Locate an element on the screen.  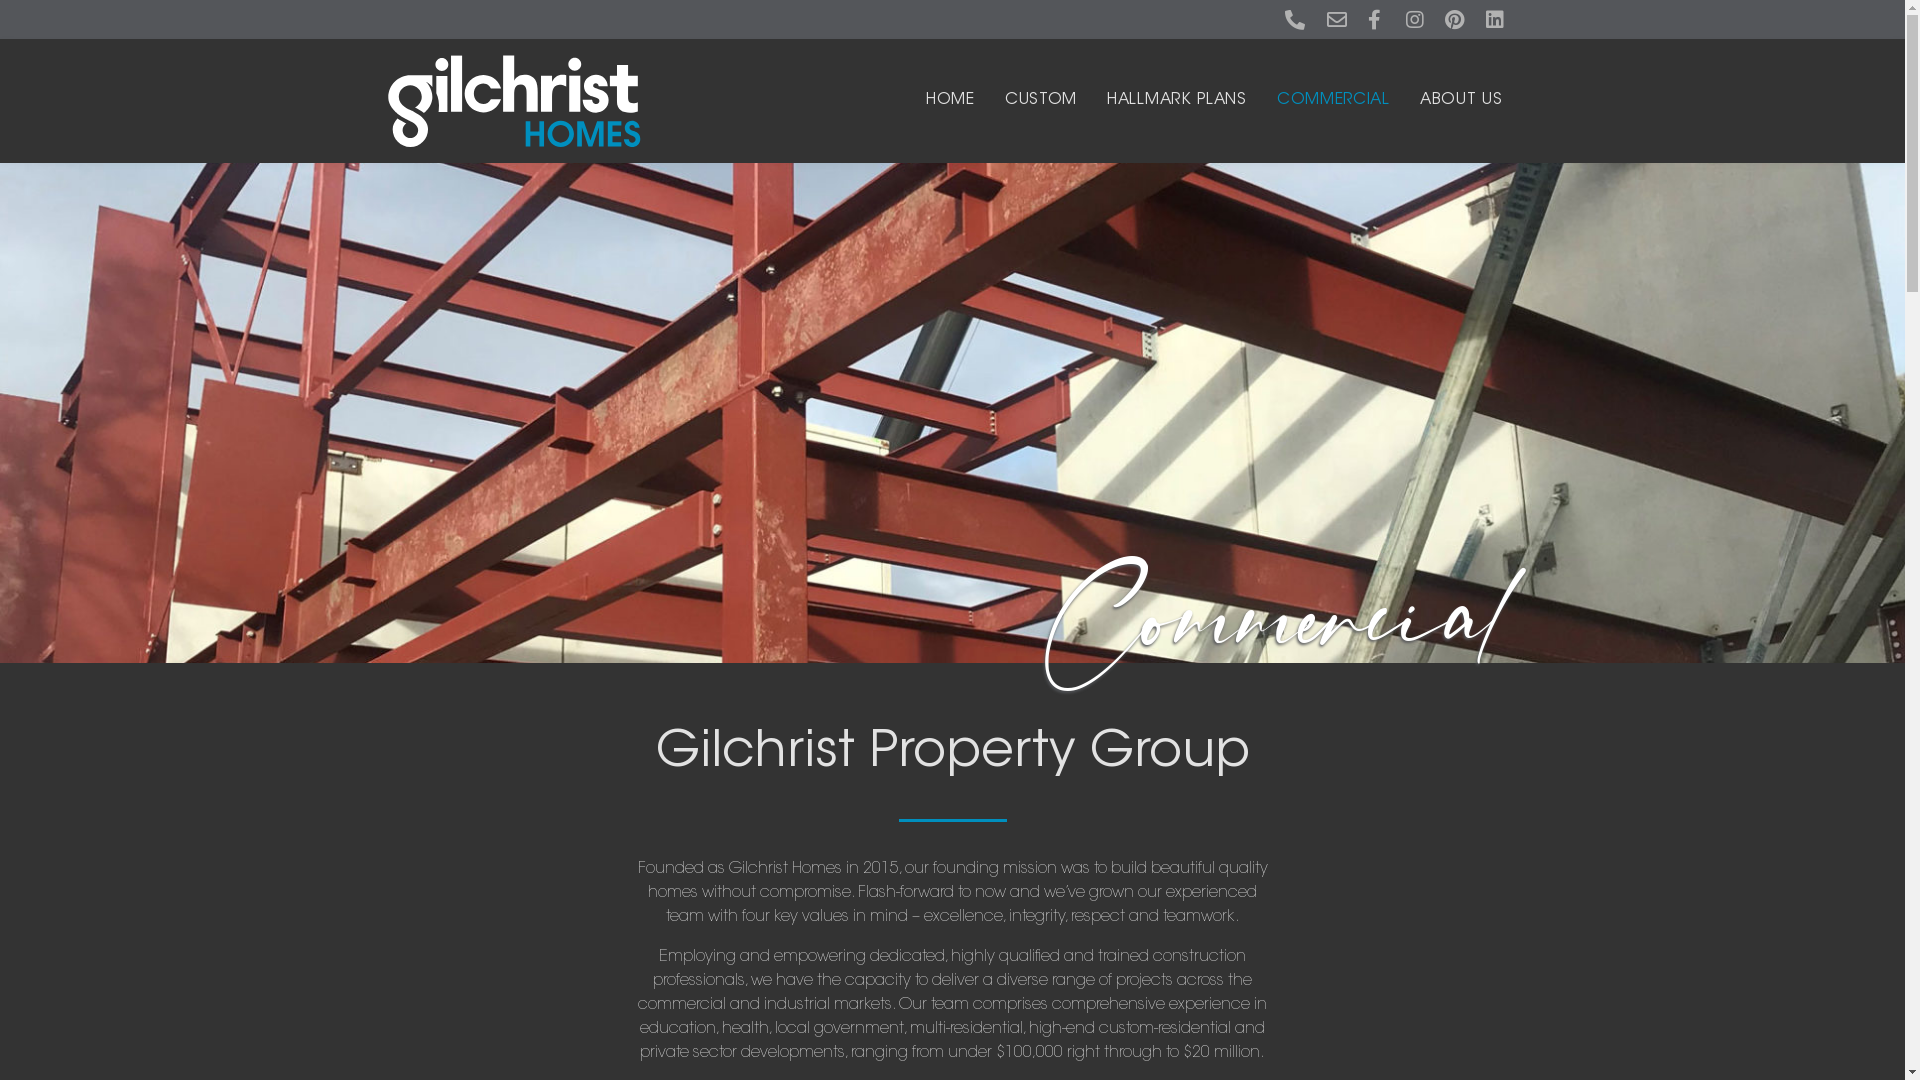
'ABOUT US' is located at coordinates (1419, 100).